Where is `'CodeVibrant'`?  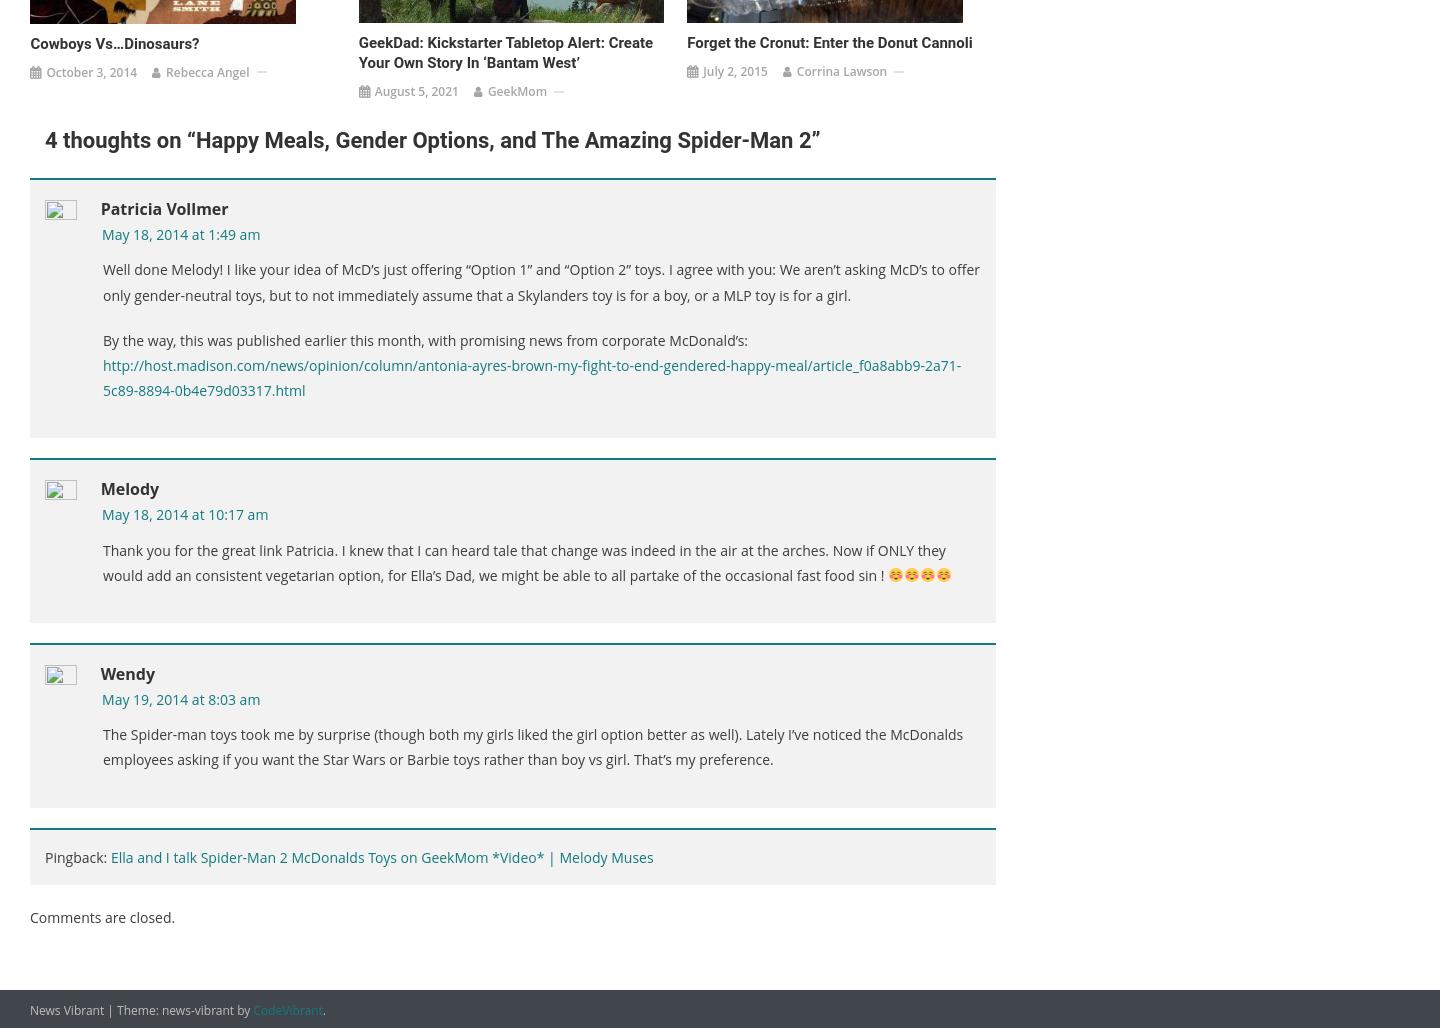
'CodeVibrant' is located at coordinates (252, 1008).